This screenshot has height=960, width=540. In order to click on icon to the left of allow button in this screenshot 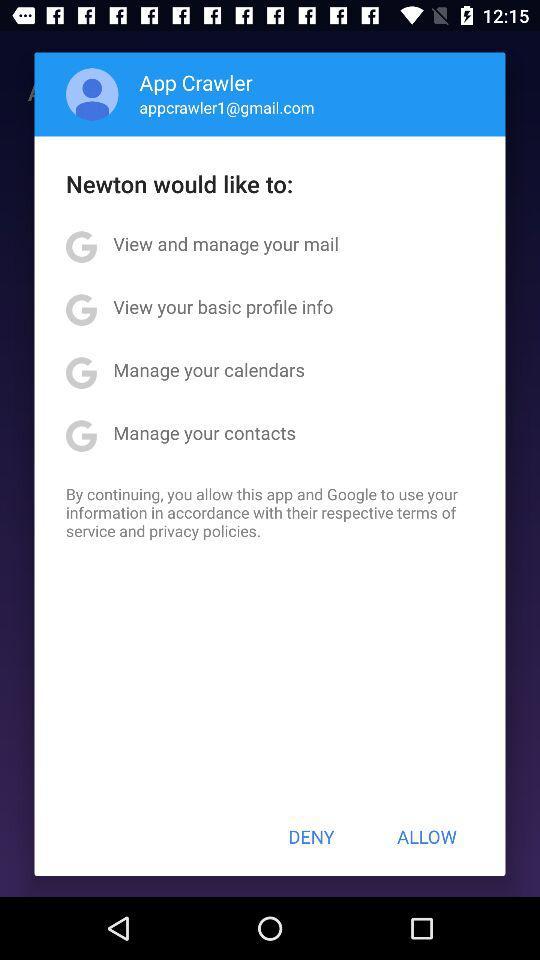, I will do `click(311, 836)`.